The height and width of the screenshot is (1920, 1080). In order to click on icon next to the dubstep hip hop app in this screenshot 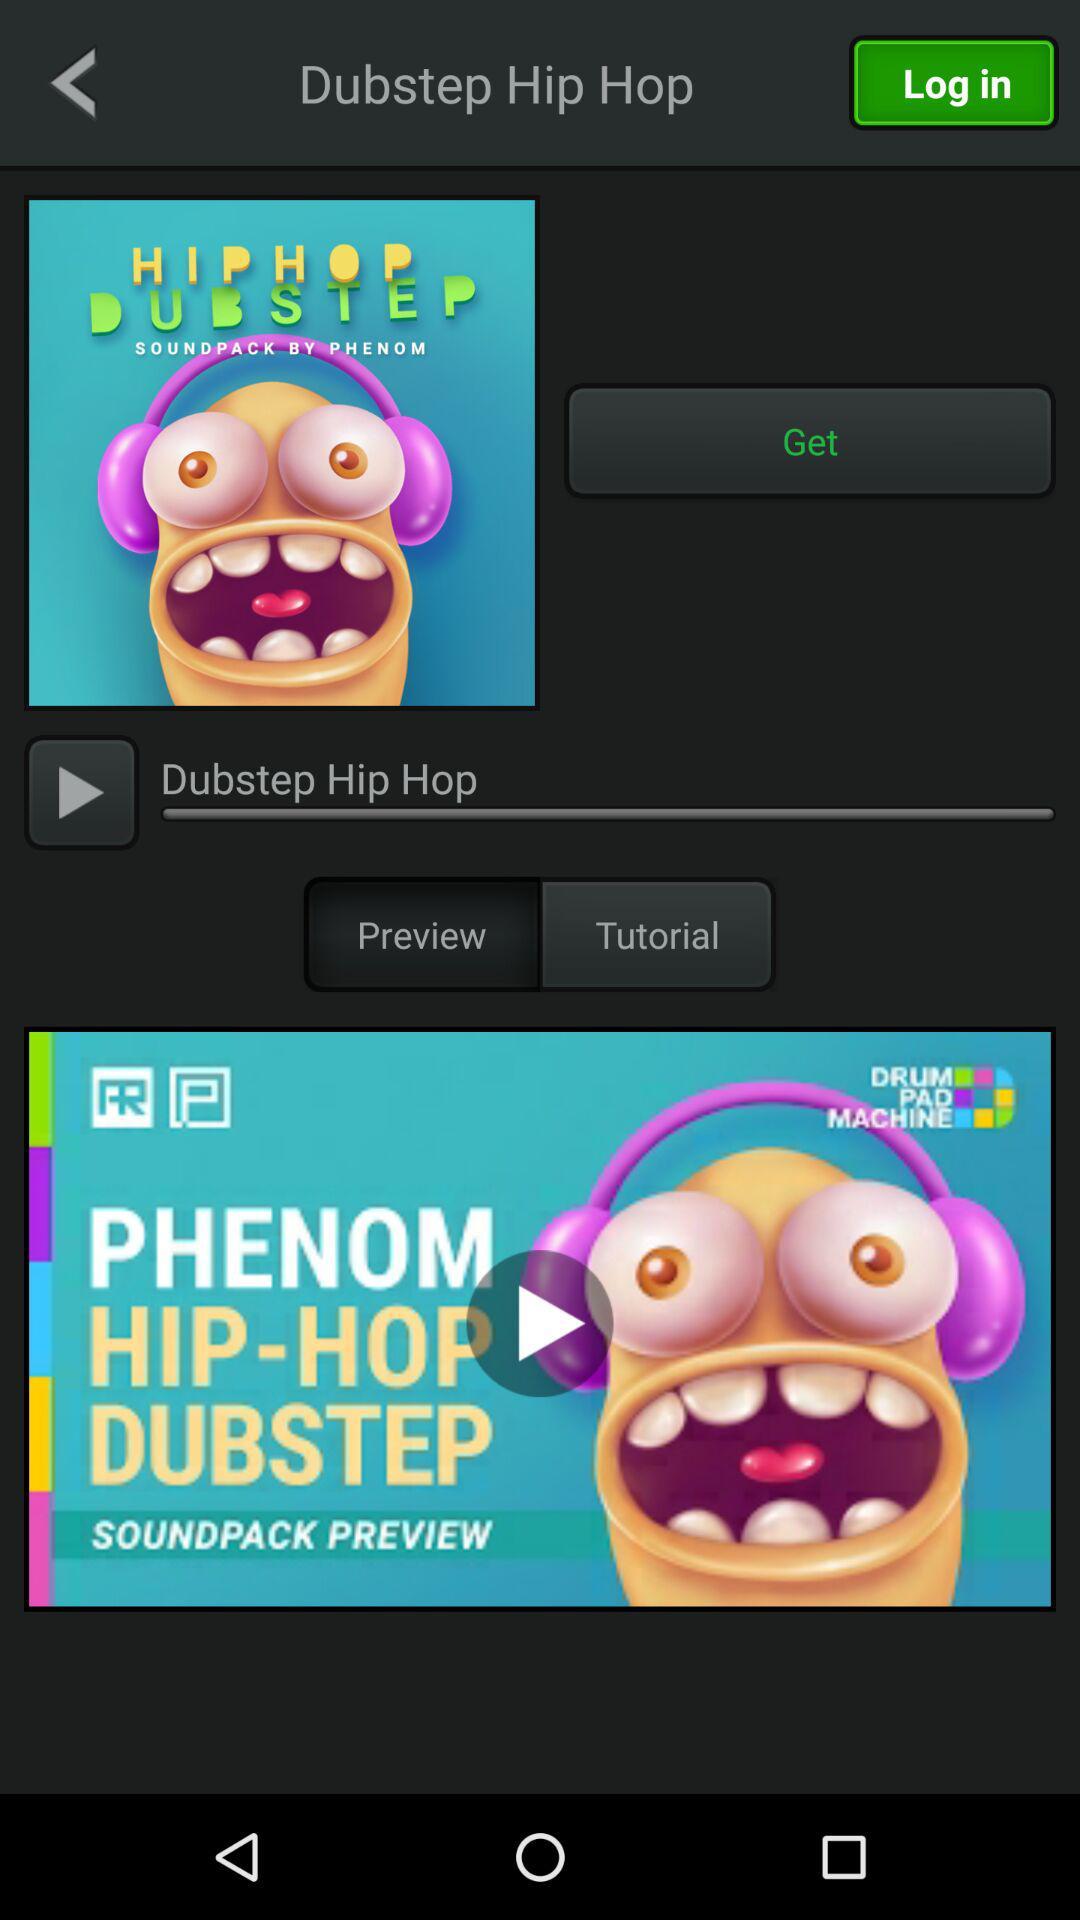, I will do `click(80, 791)`.